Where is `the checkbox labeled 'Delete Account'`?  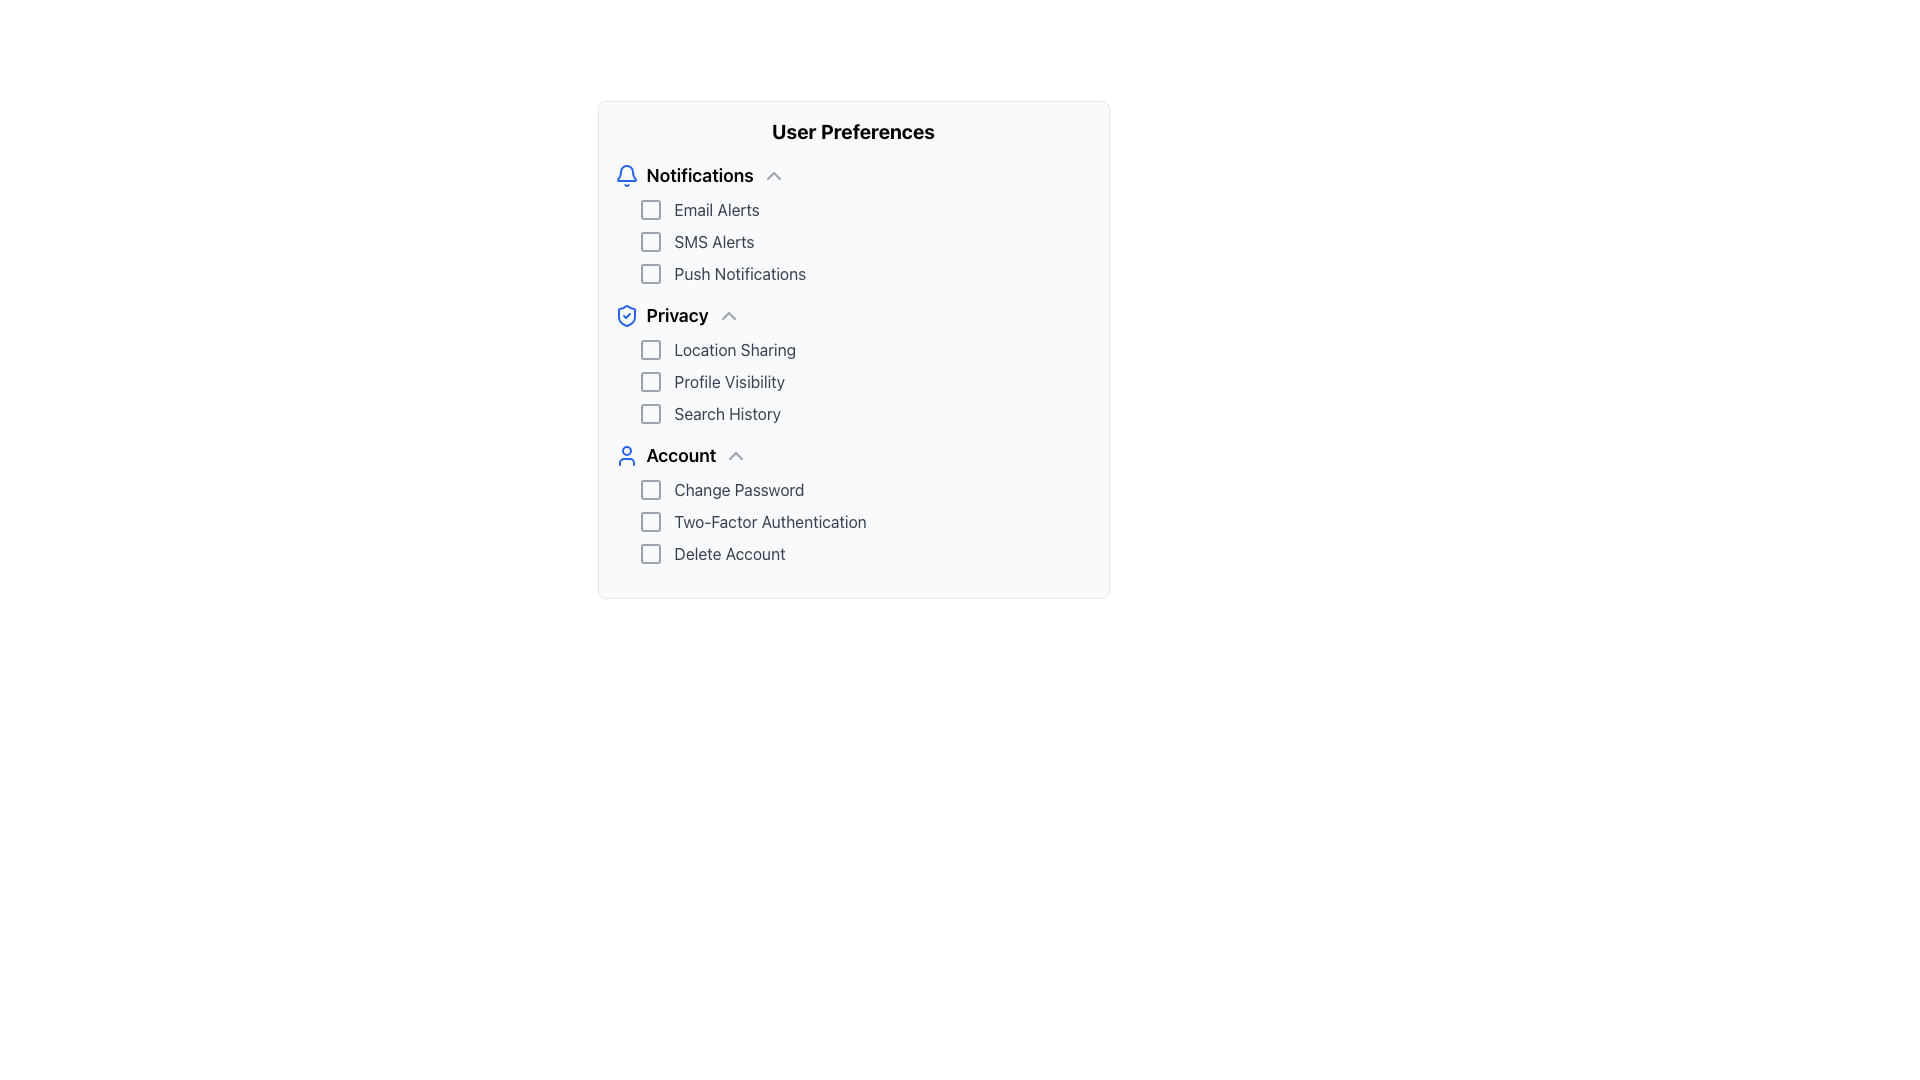
the checkbox labeled 'Delete Account' is located at coordinates (865, 554).